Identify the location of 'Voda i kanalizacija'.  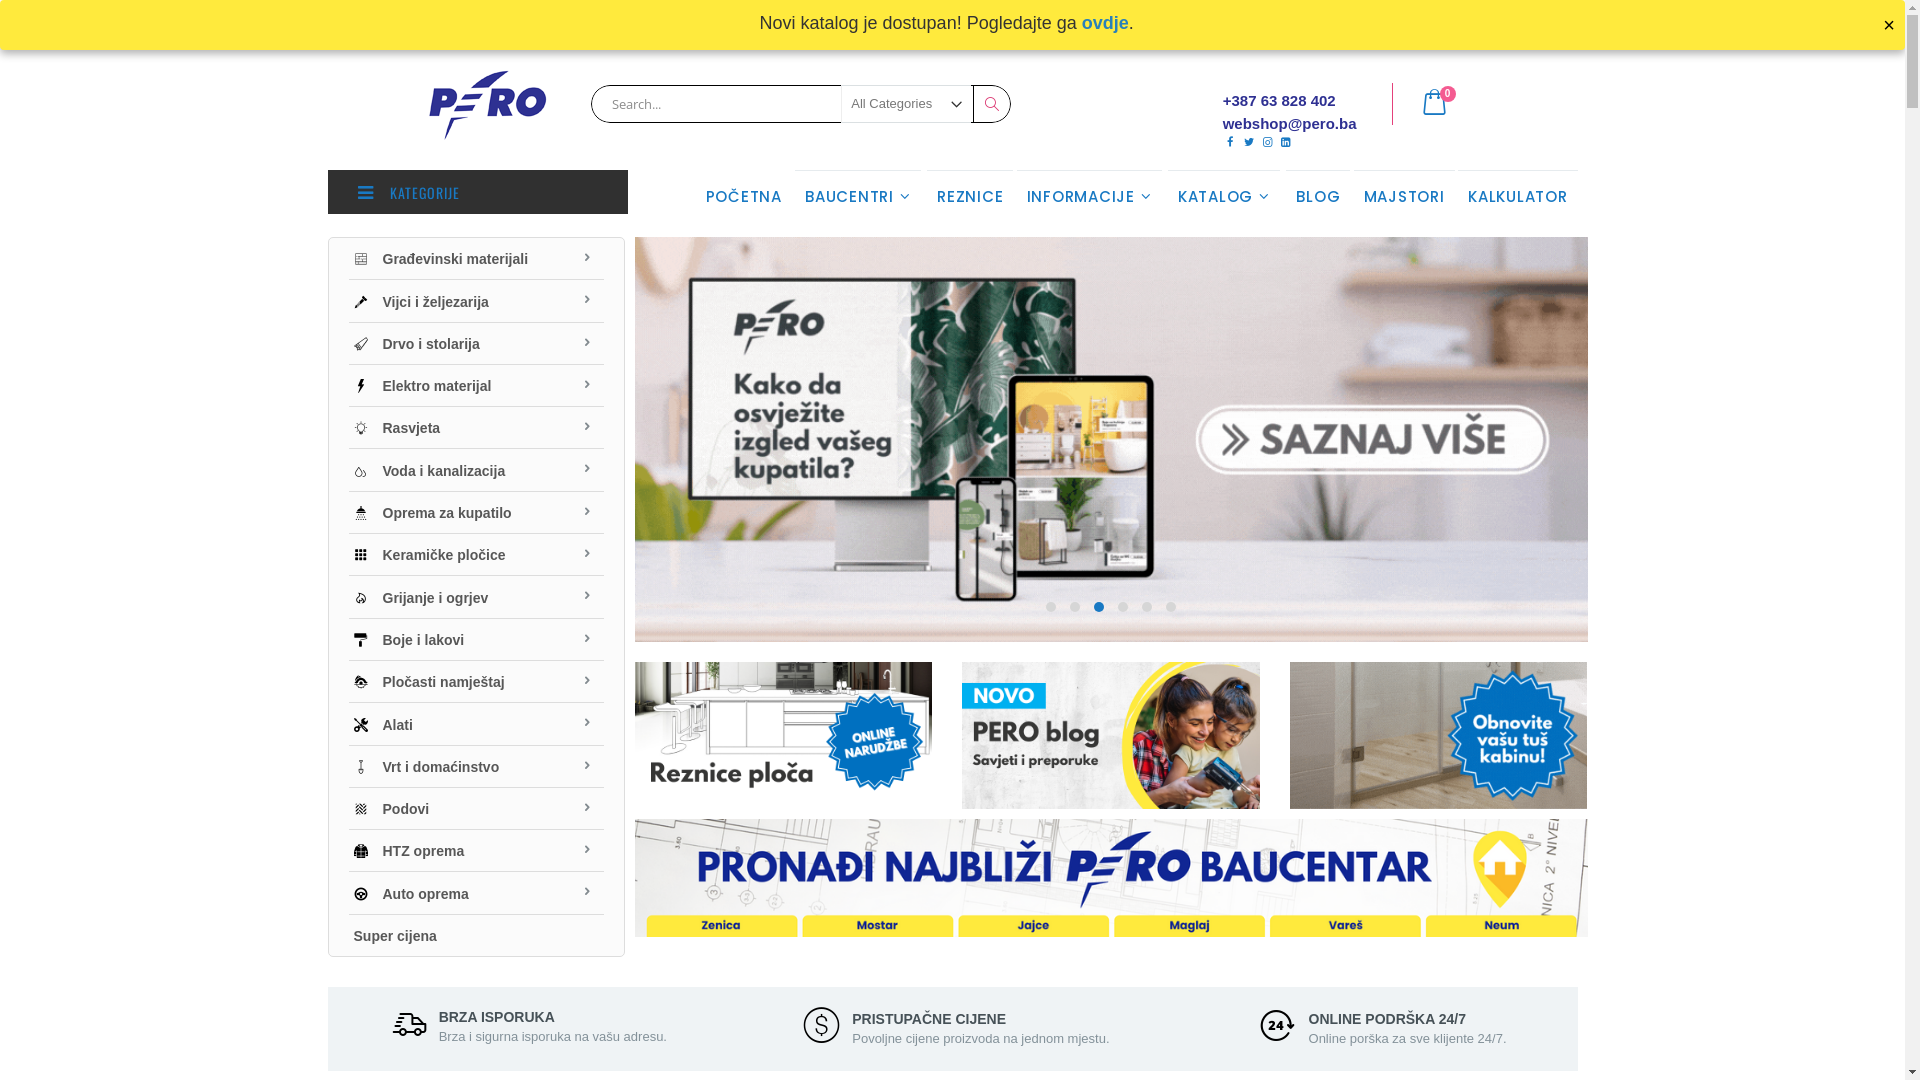
(474, 469).